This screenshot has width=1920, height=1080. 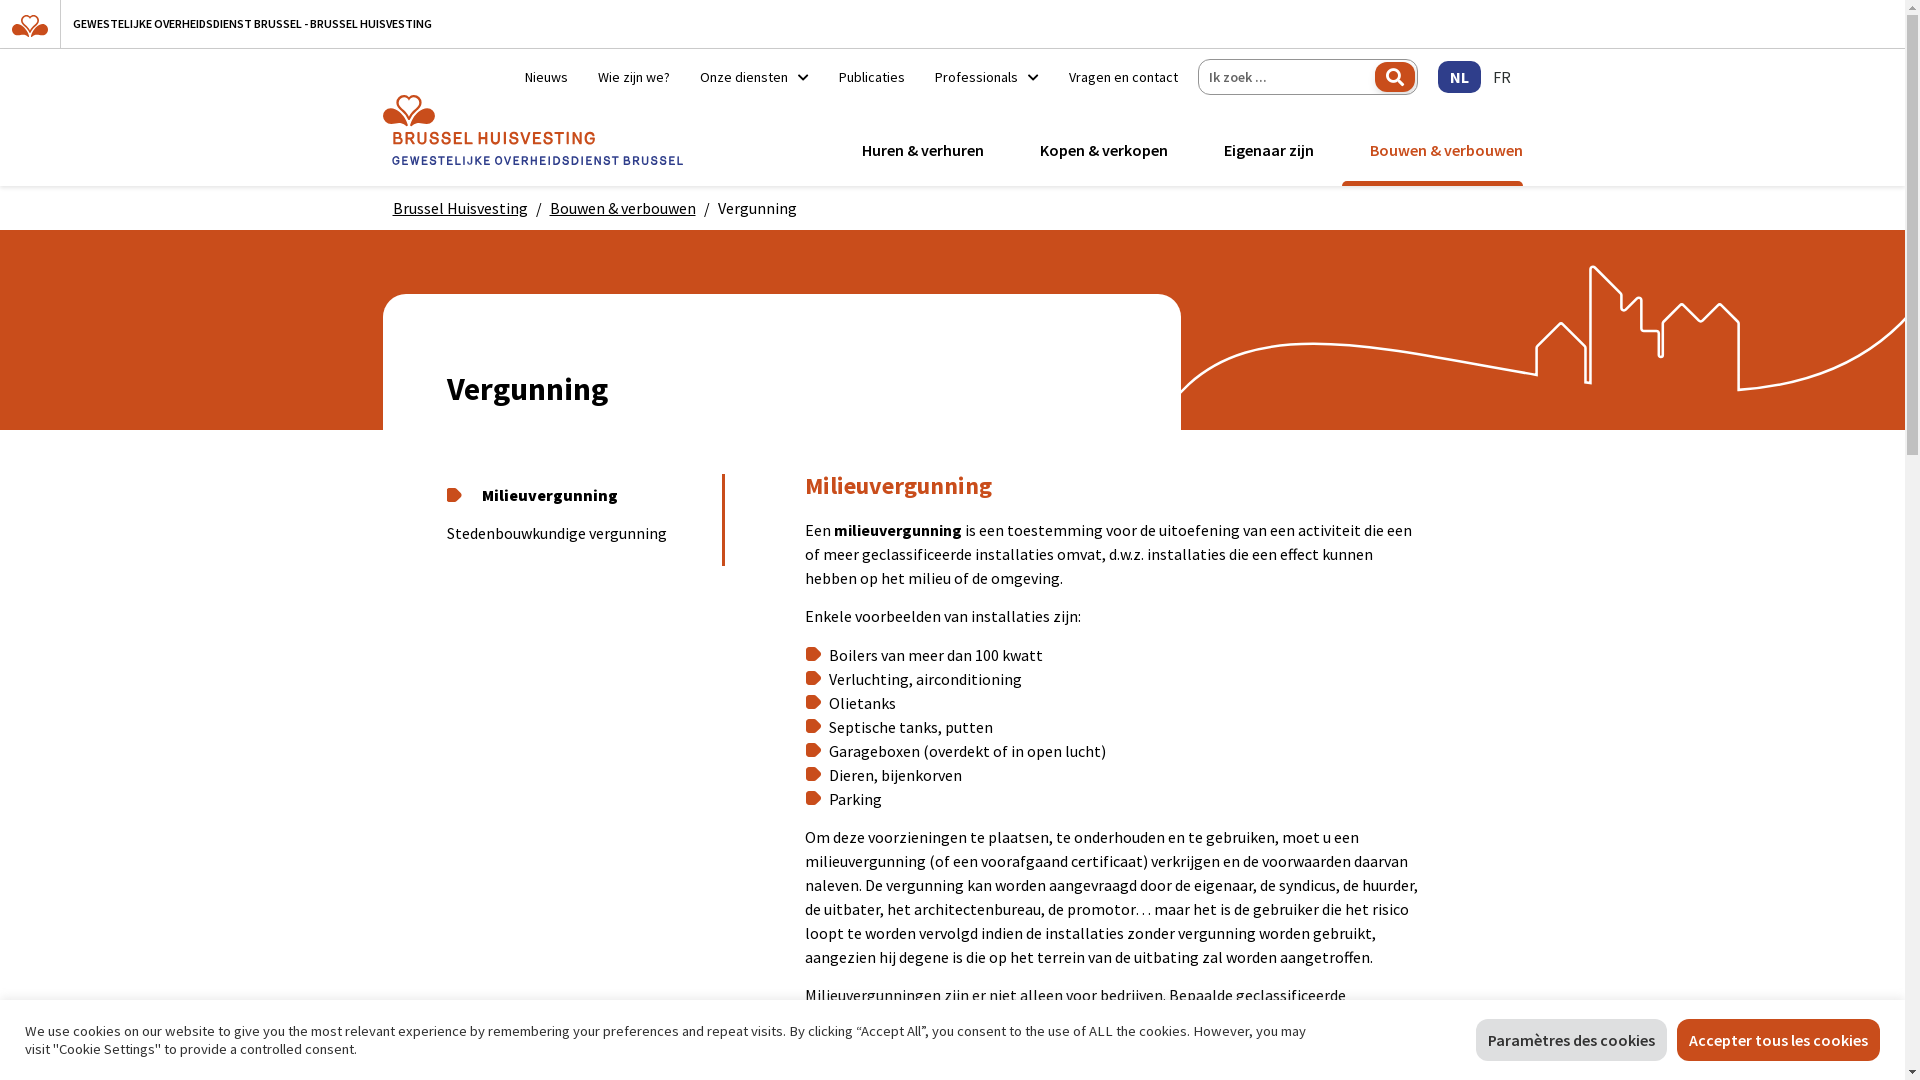 I want to click on 'Stedenbouwkundige vergunning', so click(x=574, y=532).